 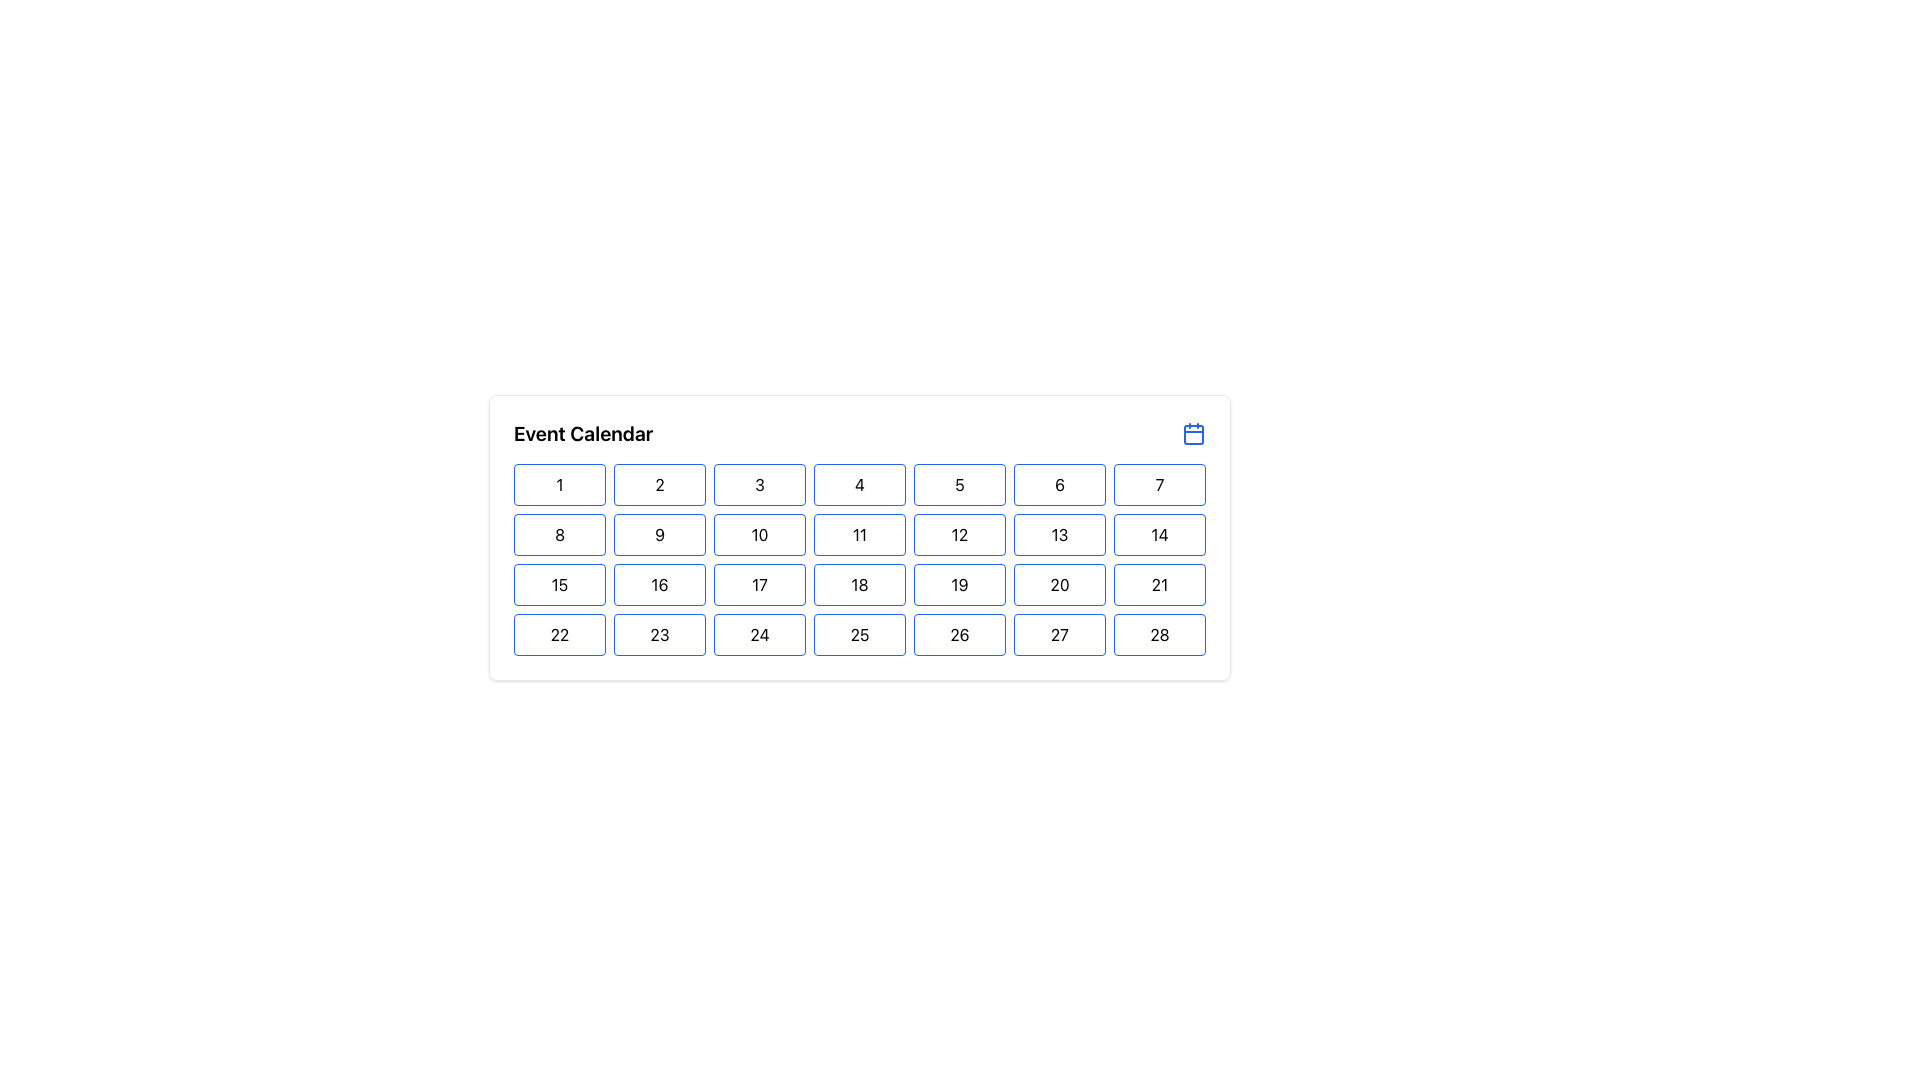 I want to click on the rectangular button with rounded corners and a blue border containing the text '10' to trigger its hover state, so click(x=758, y=534).